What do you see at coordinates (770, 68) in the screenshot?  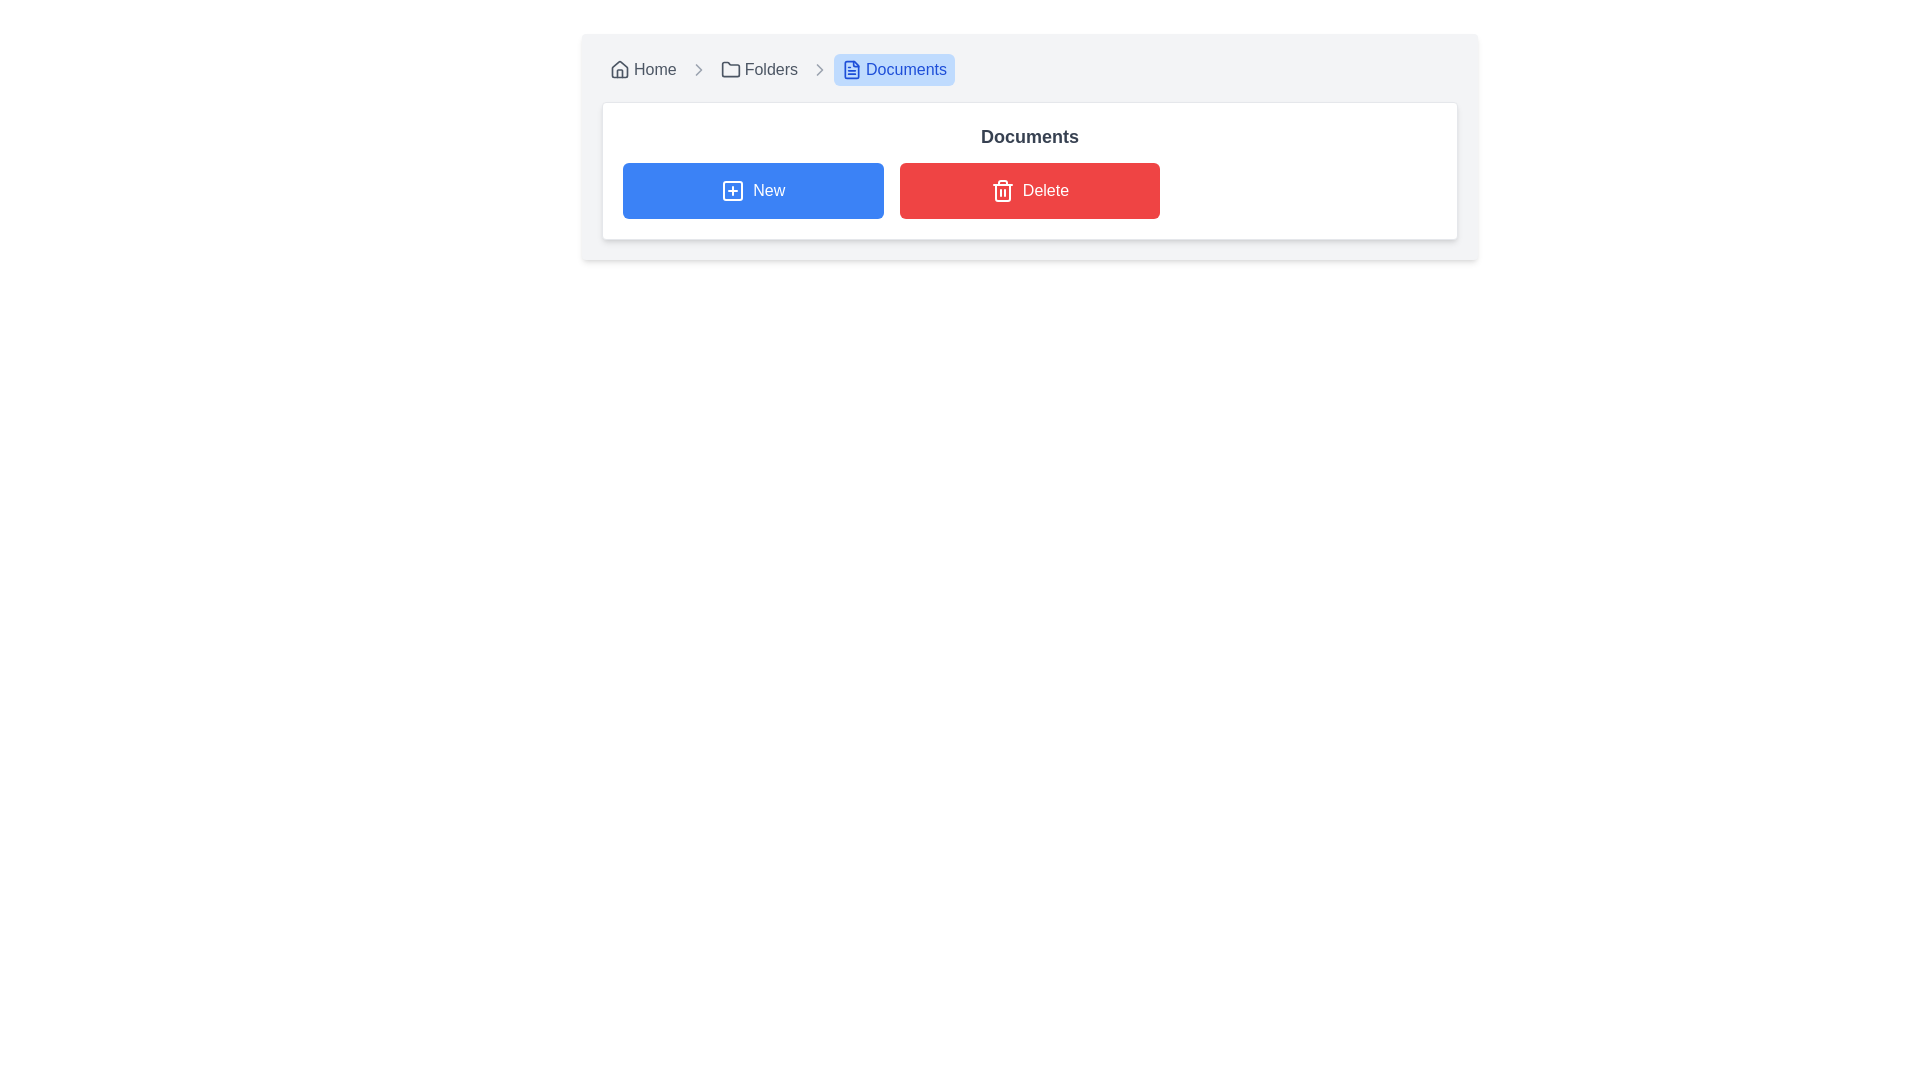 I see `breadcrumb label indicating a navigation step or folder category, located in the upper header/navigation bar area, immediately to the right of the folder icon` at bounding box center [770, 68].